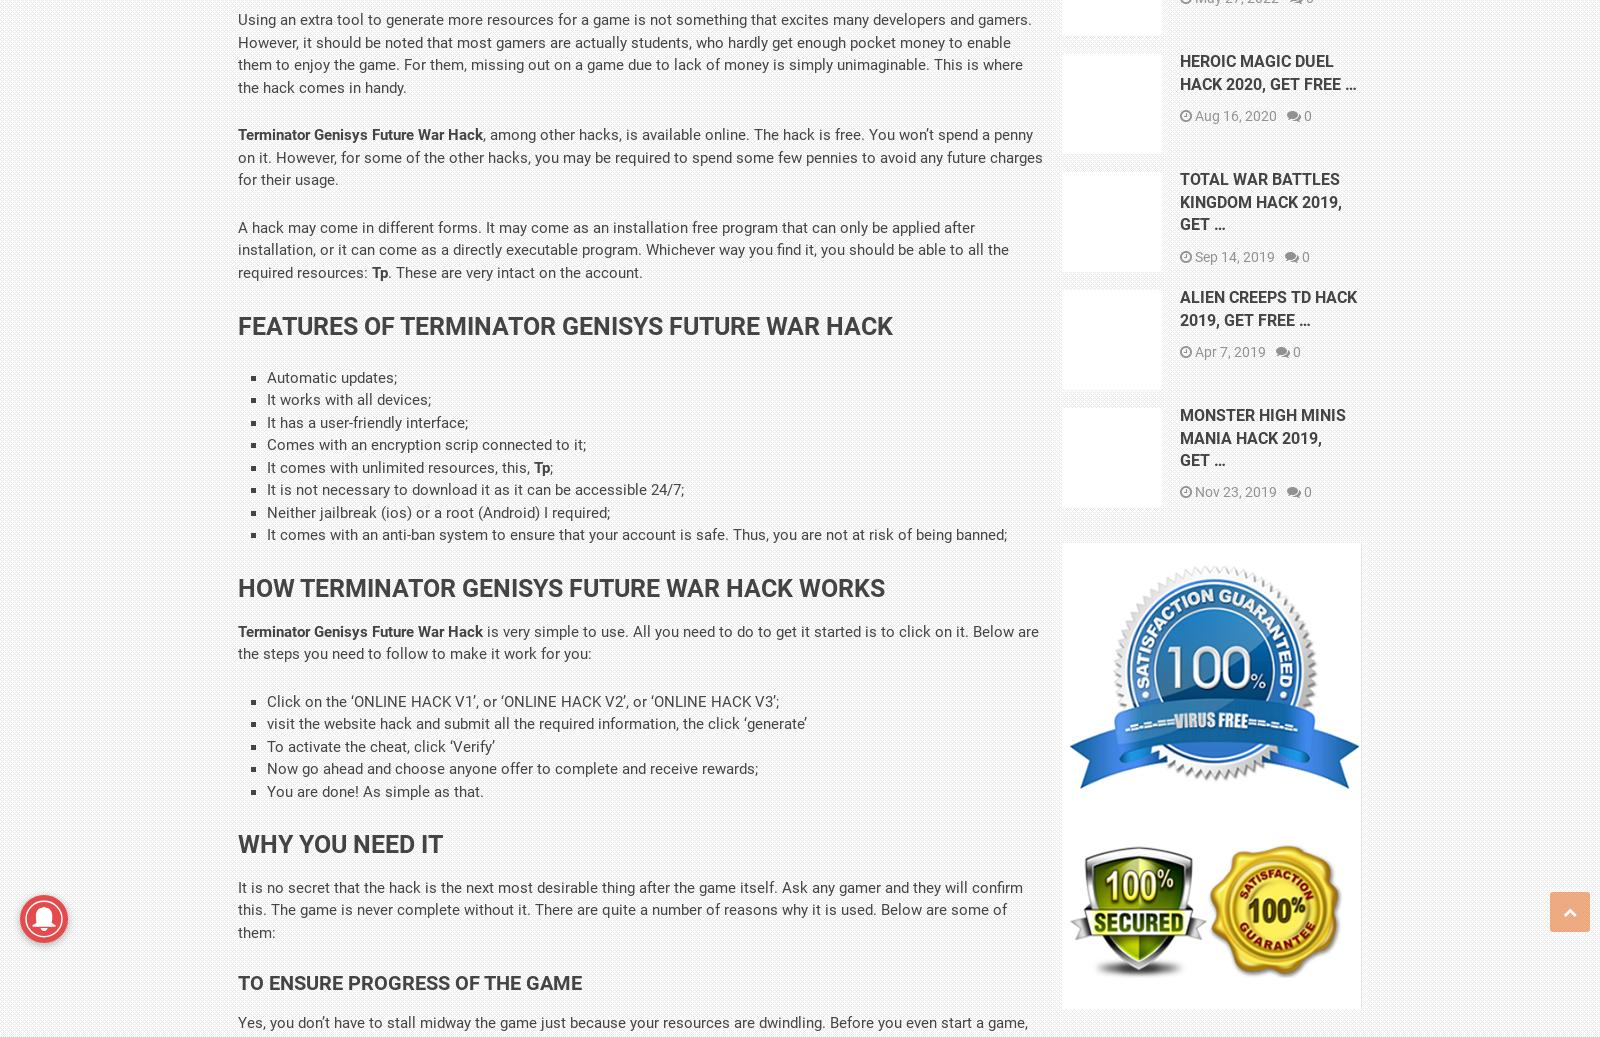  Describe the element at coordinates (340, 843) in the screenshot. I see `'Why You Need It'` at that location.